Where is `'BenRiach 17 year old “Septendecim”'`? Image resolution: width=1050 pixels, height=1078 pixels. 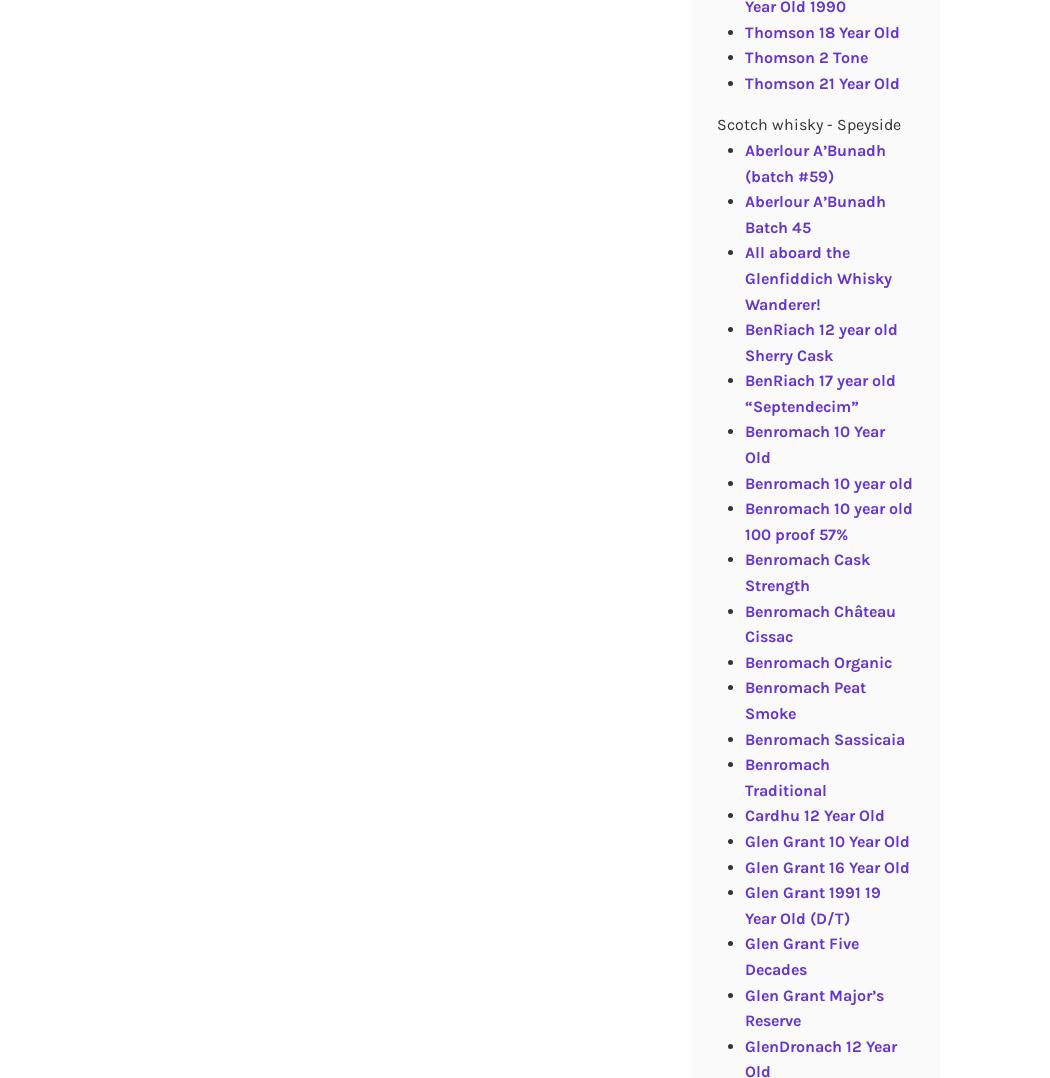
'BenRiach 17 year old “Septendecim”' is located at coordinates (818, 392).